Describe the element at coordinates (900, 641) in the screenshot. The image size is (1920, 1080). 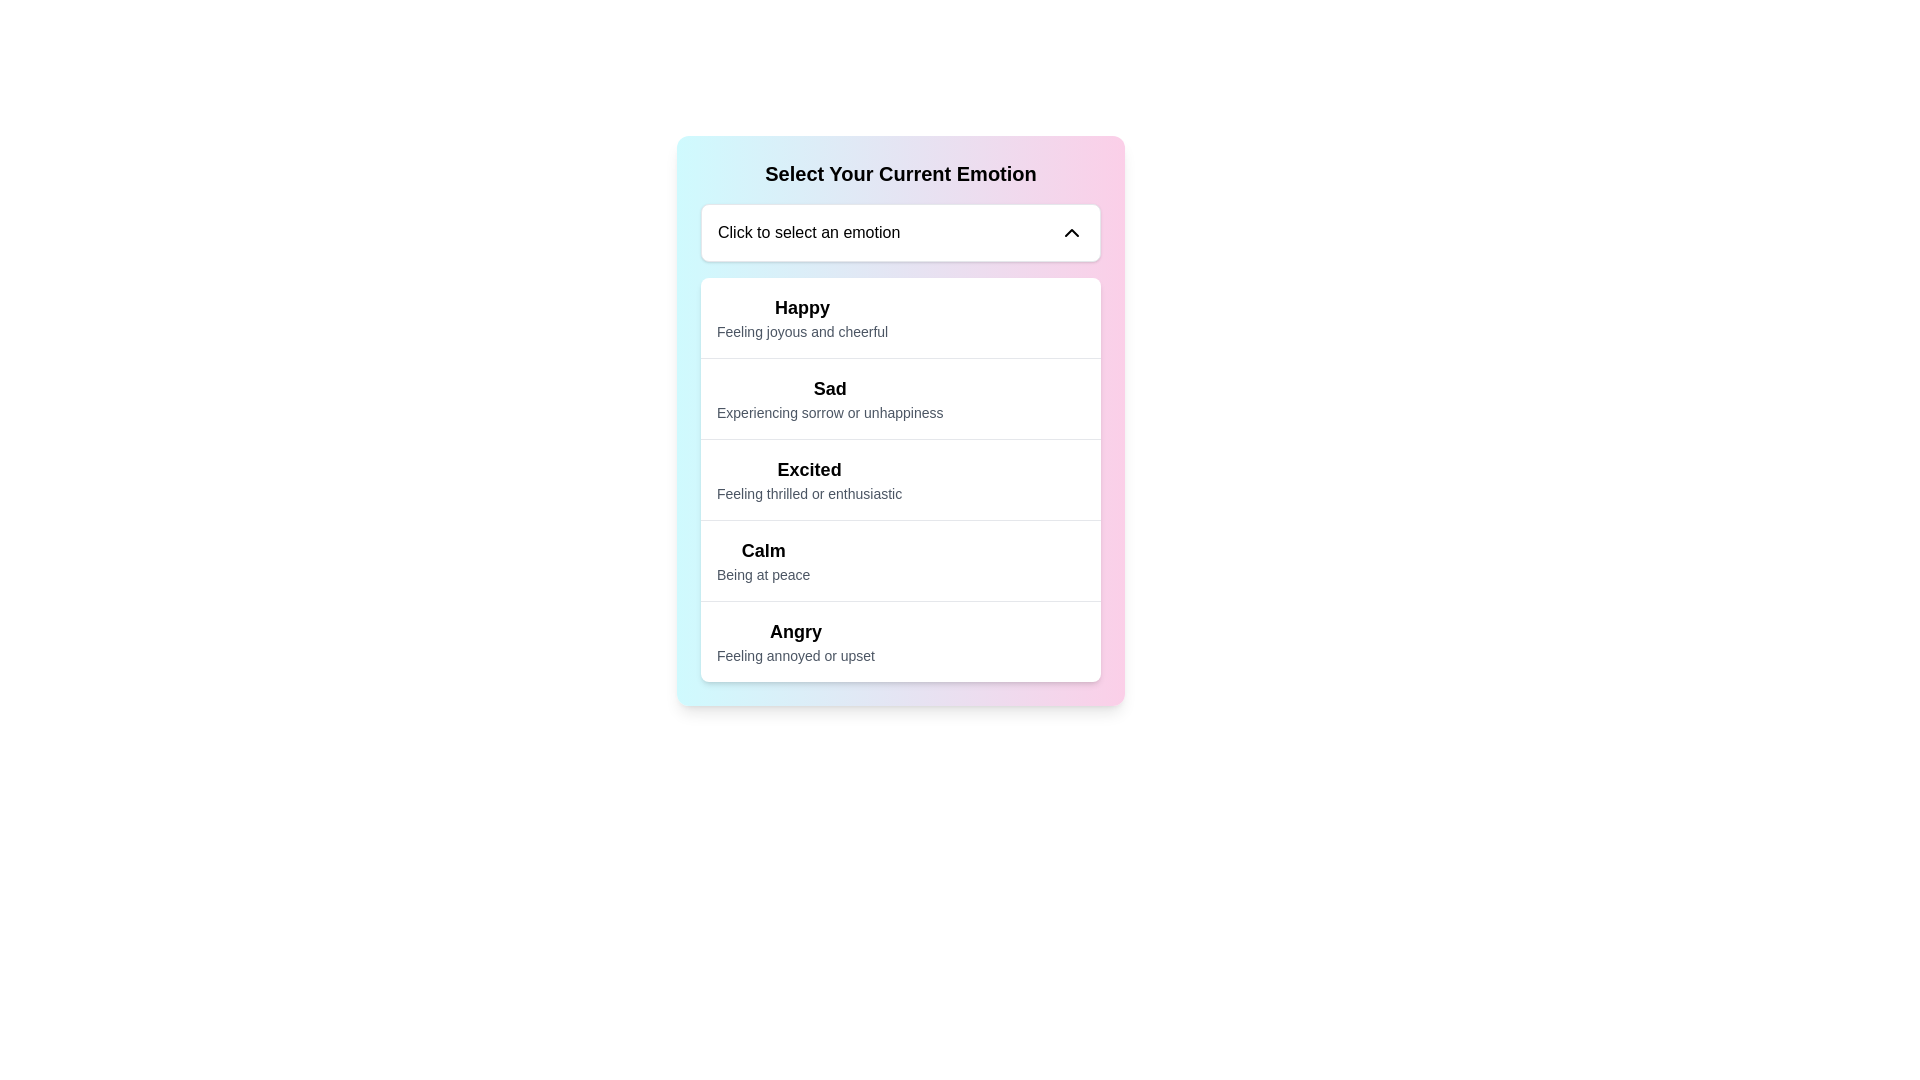
I see `the List item displaying 'Angry' which is the fifth entry in the emotion selection list` at that location.